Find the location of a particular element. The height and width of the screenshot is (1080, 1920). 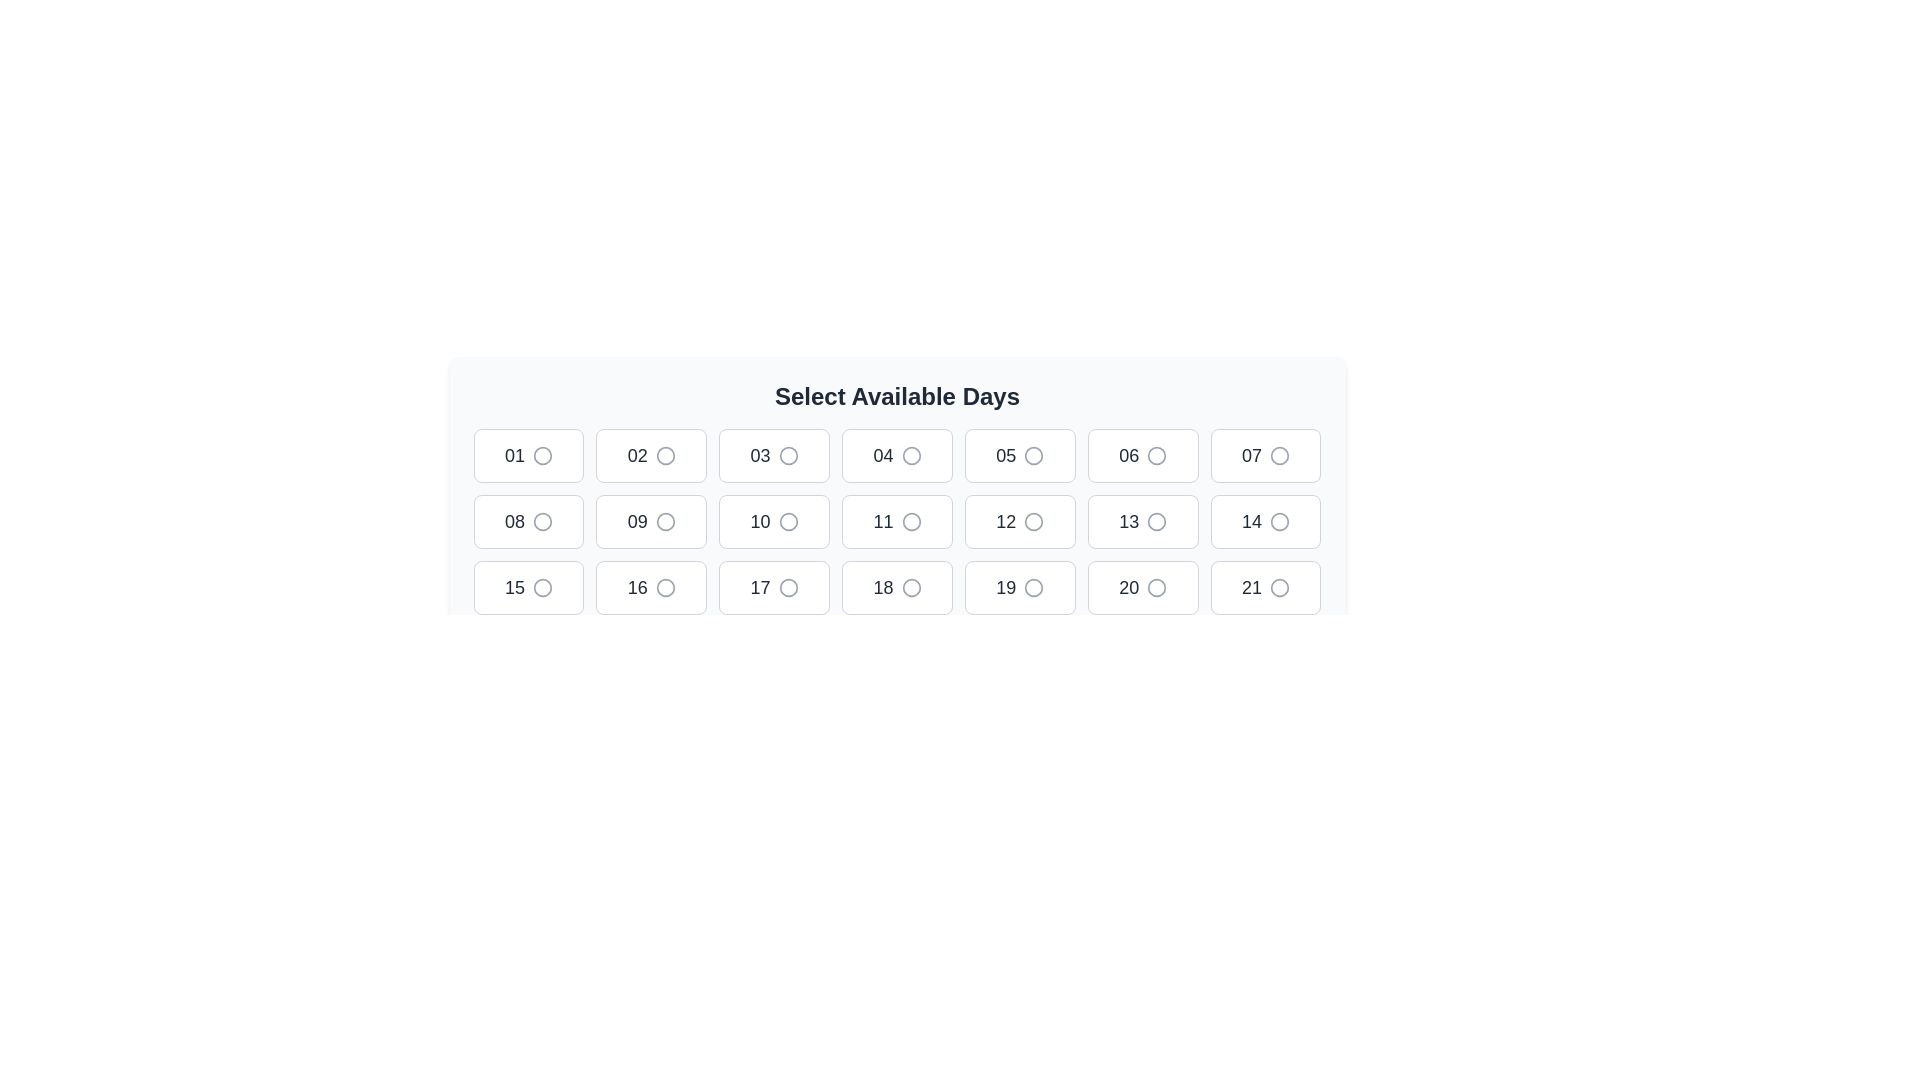

the circular decorative icon located to the right of the text '11' in the calendar grid is located at coordinates (910, 520).